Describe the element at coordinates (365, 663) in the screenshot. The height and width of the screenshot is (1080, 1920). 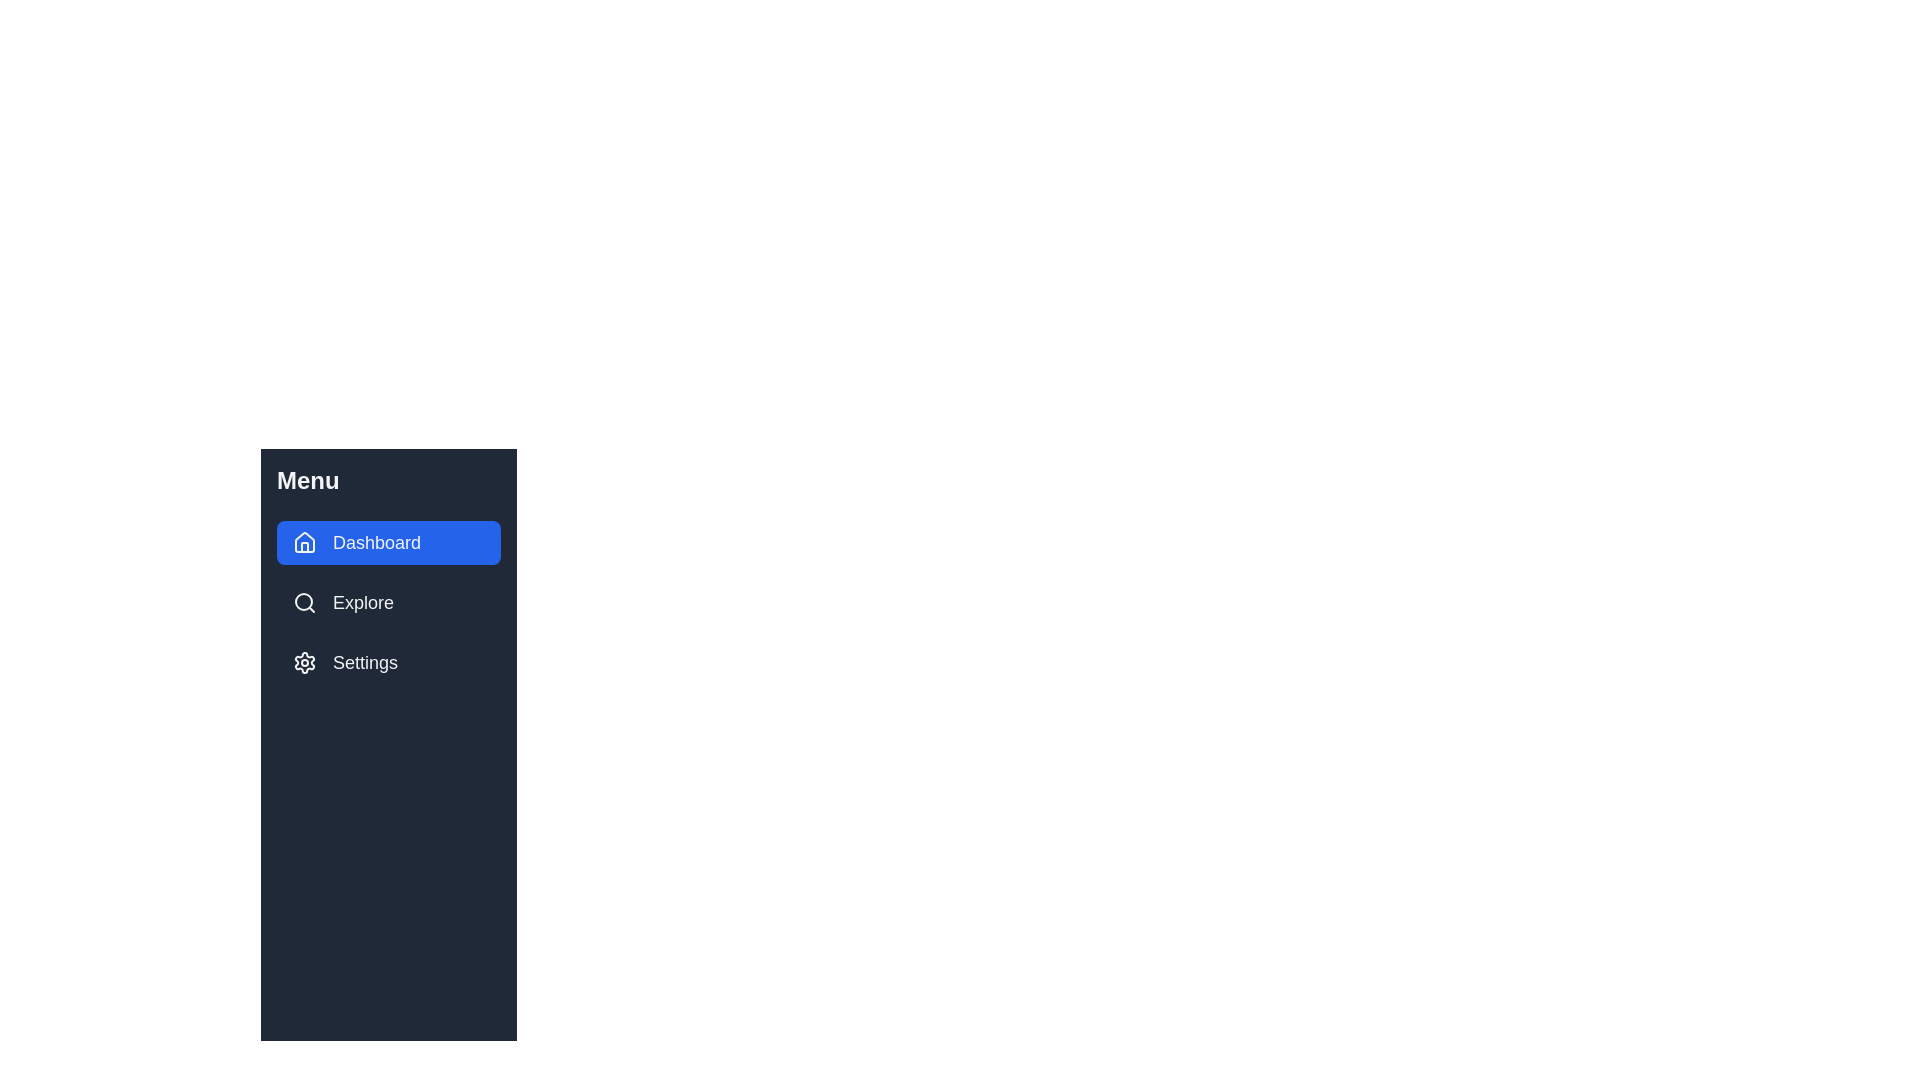
I see `the 'Settings' text label positioned under the 'Explore' menu item for visual feedback` at that location.